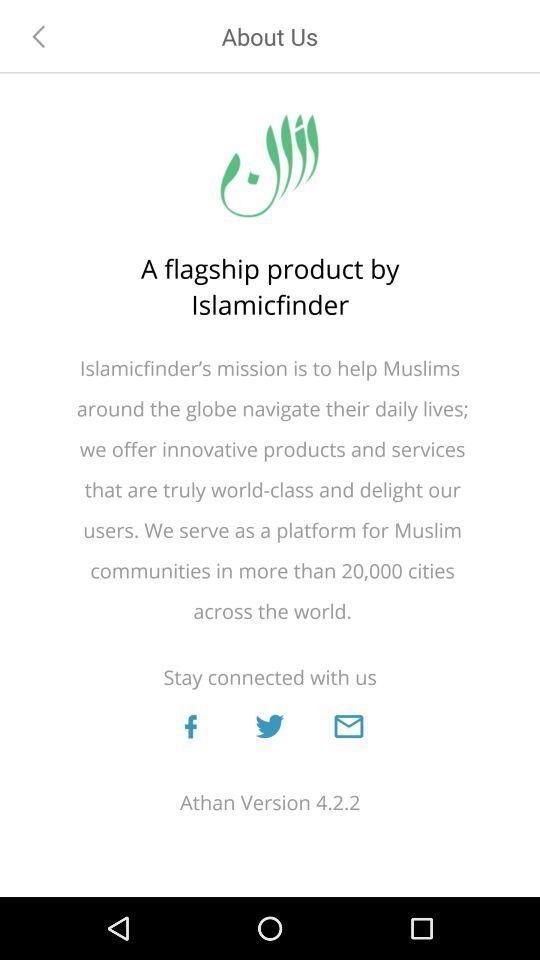 Image resolution: width=540 pixels, height=960 pixels. Describe the element at coordinates (347, 725) in the screenshot. I see `send email` at that location.